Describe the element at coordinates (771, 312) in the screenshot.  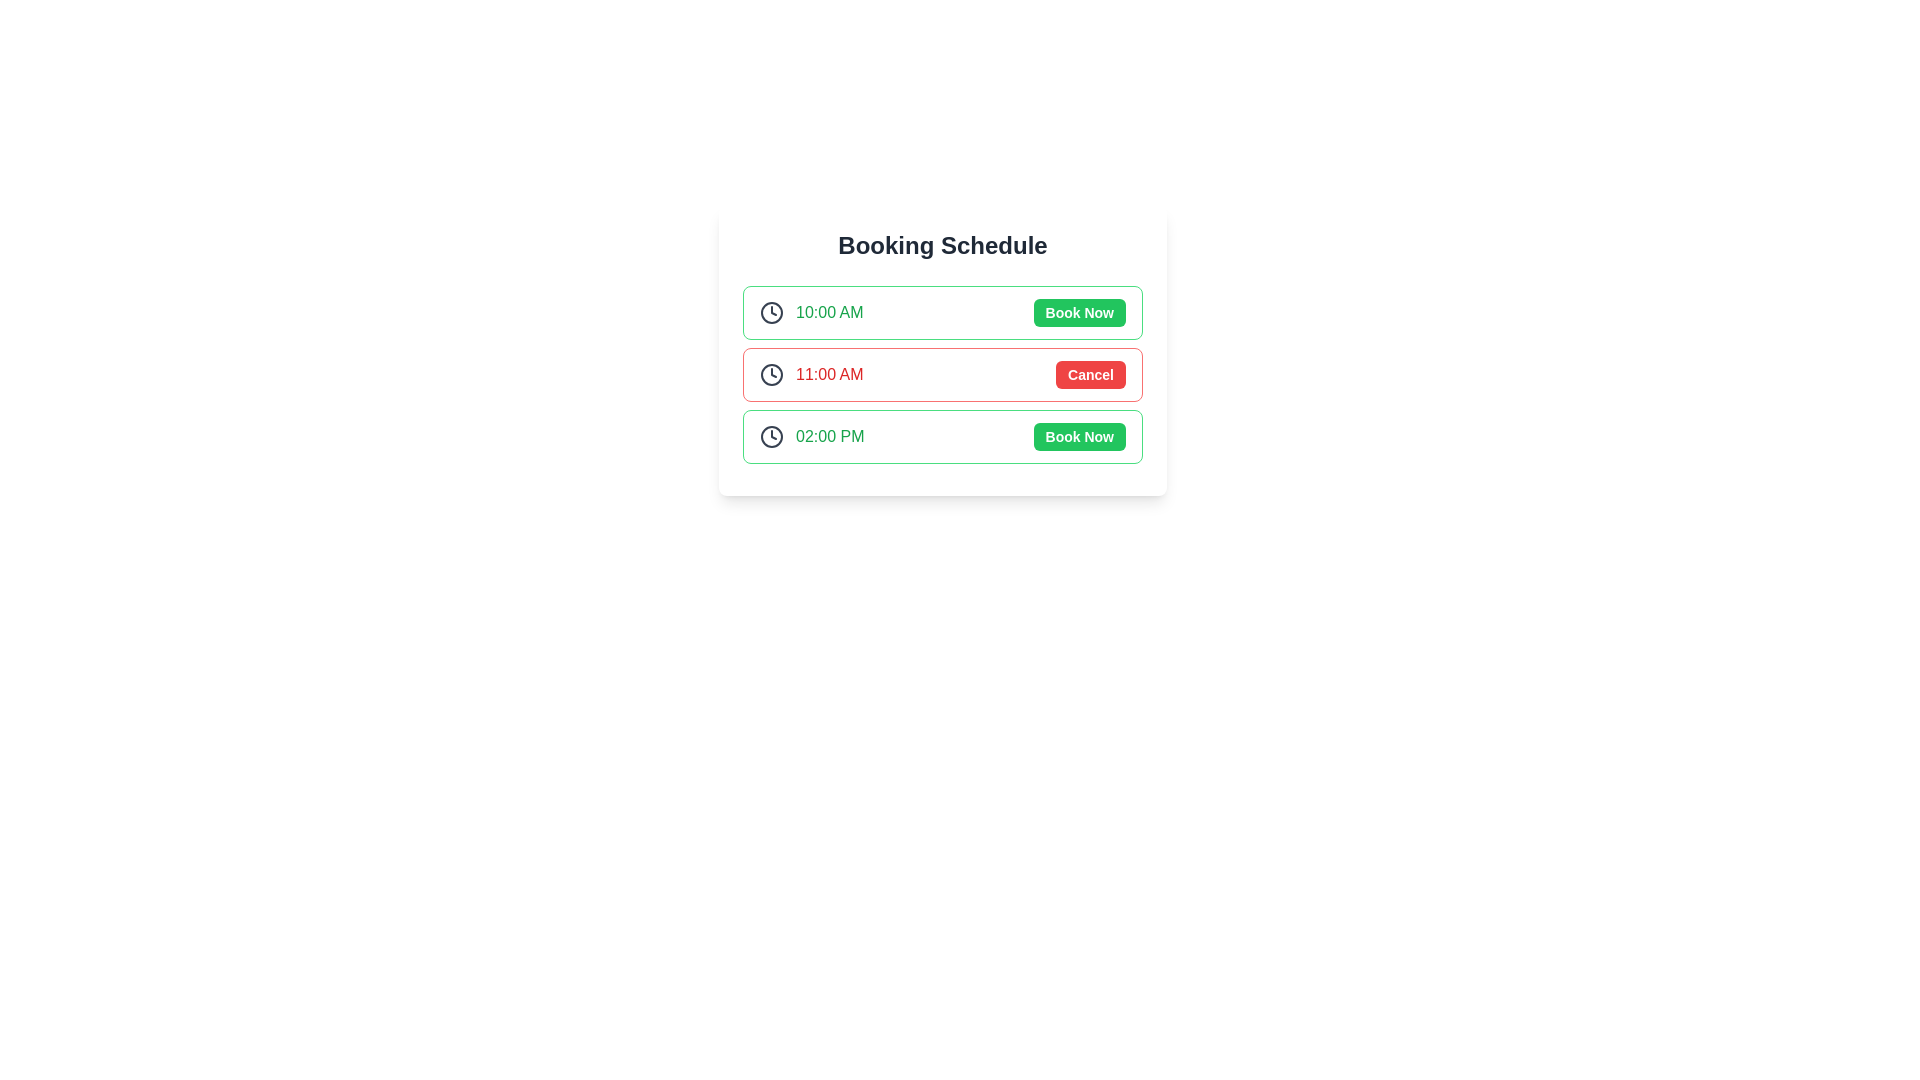
I see `the Vector graphic - Circle, which is part of the SVG clock icon located next to the '10:00 AM' text in the first row of the schedule list` at that location.